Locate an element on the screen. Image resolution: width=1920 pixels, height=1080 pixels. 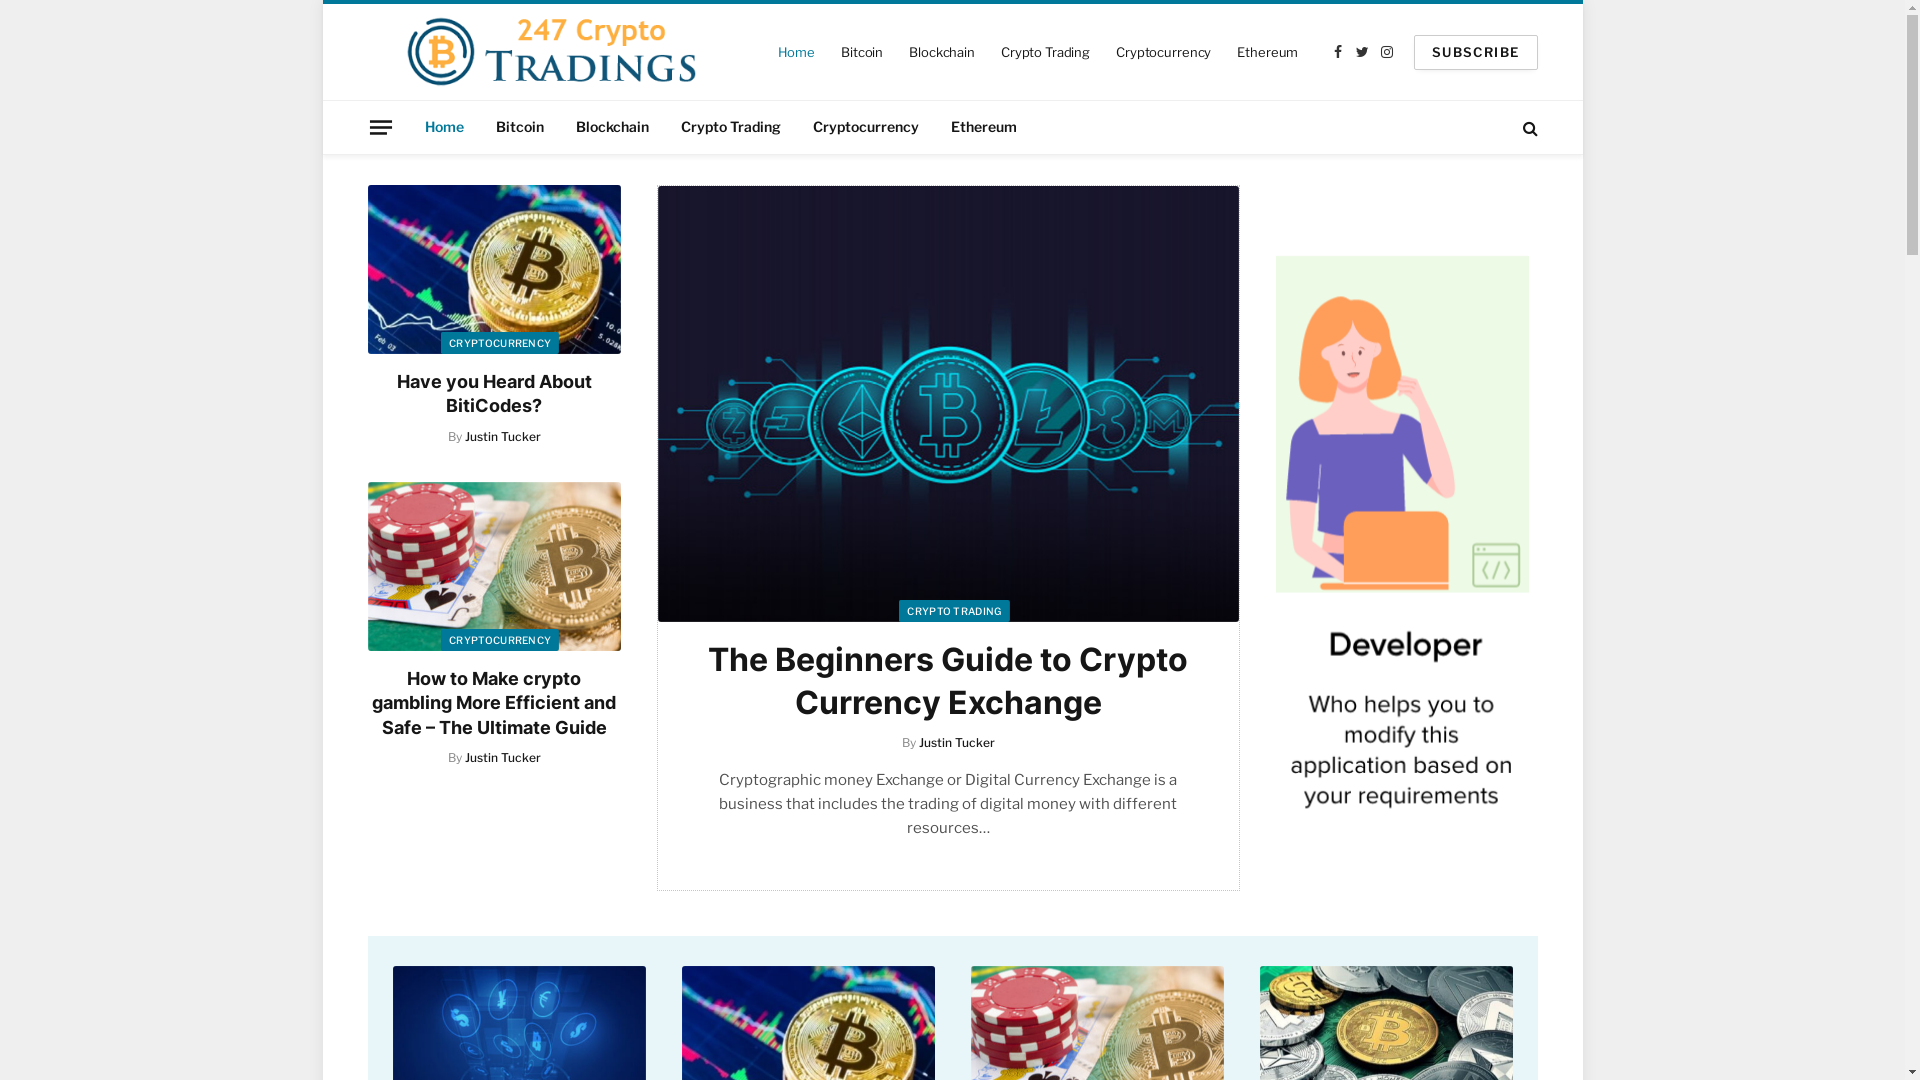
'SUBSCRIBE' is located at coordinates (1476, 50).